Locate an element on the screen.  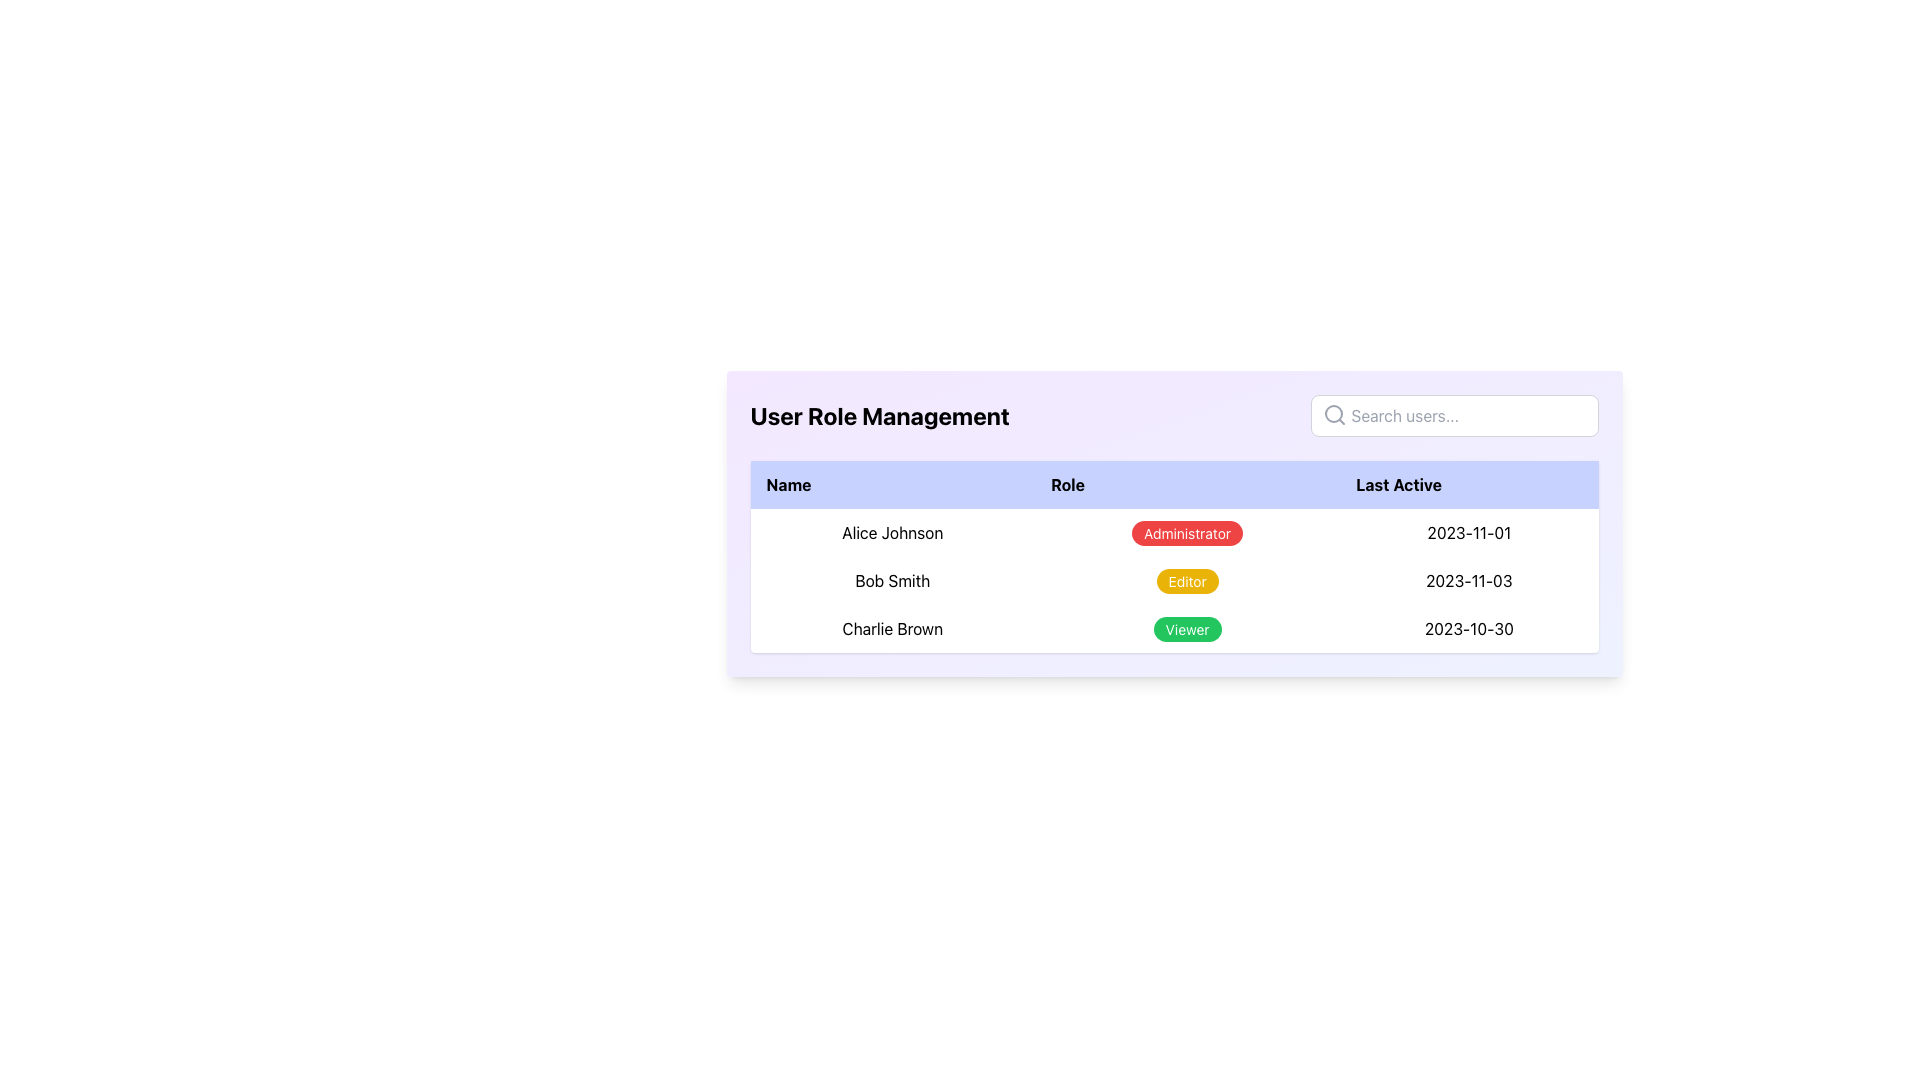
the pill-shaped button with a green background and white text reading 'Viewer', located in the 'Role' column of the 'User Role Management' table, aligned with 'Charlie Brown' is located at coordinates (1187, 628).